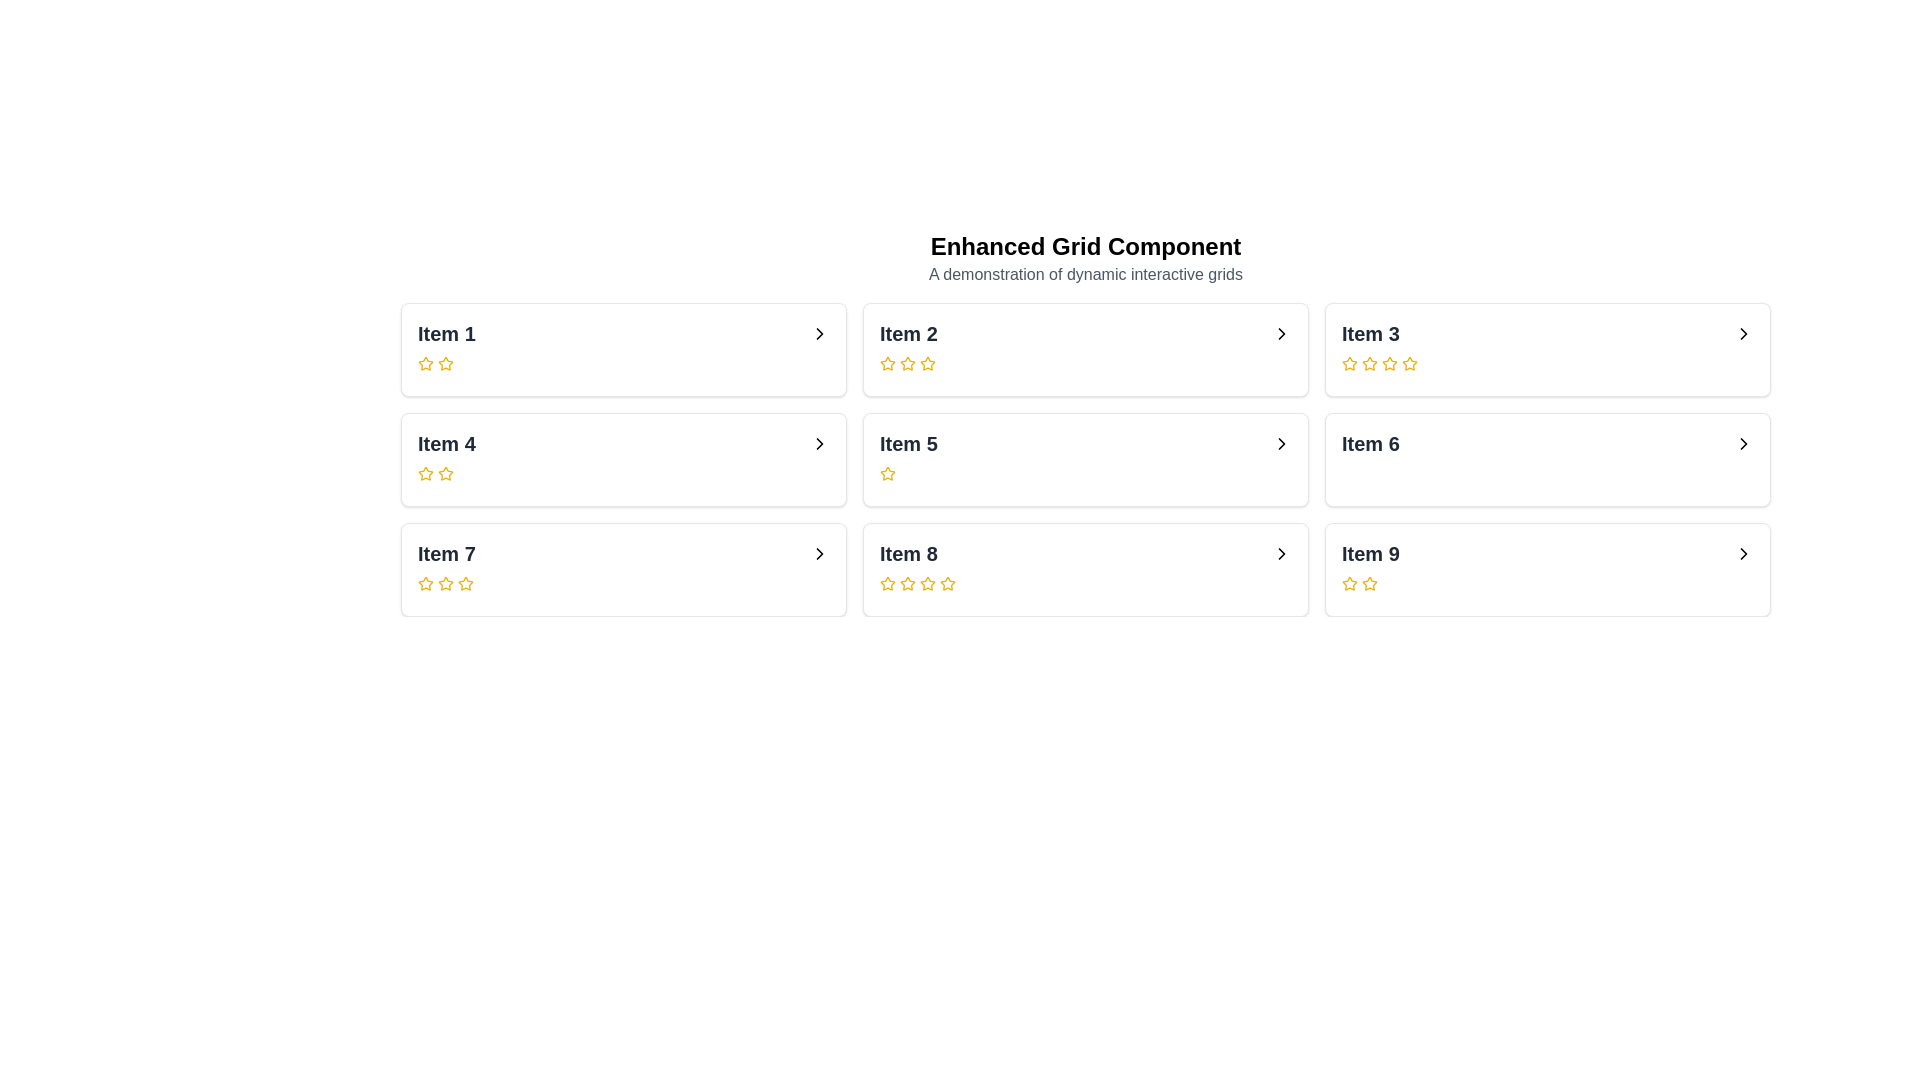 This screenshot has width=1920, height=1080. Describe the element at coordinates (1368, 363) in the screenshot. I see `the third star icon in the sequence of five under the text 'Item 3' in the 'Enhanced Grid Component' interface` at that location.